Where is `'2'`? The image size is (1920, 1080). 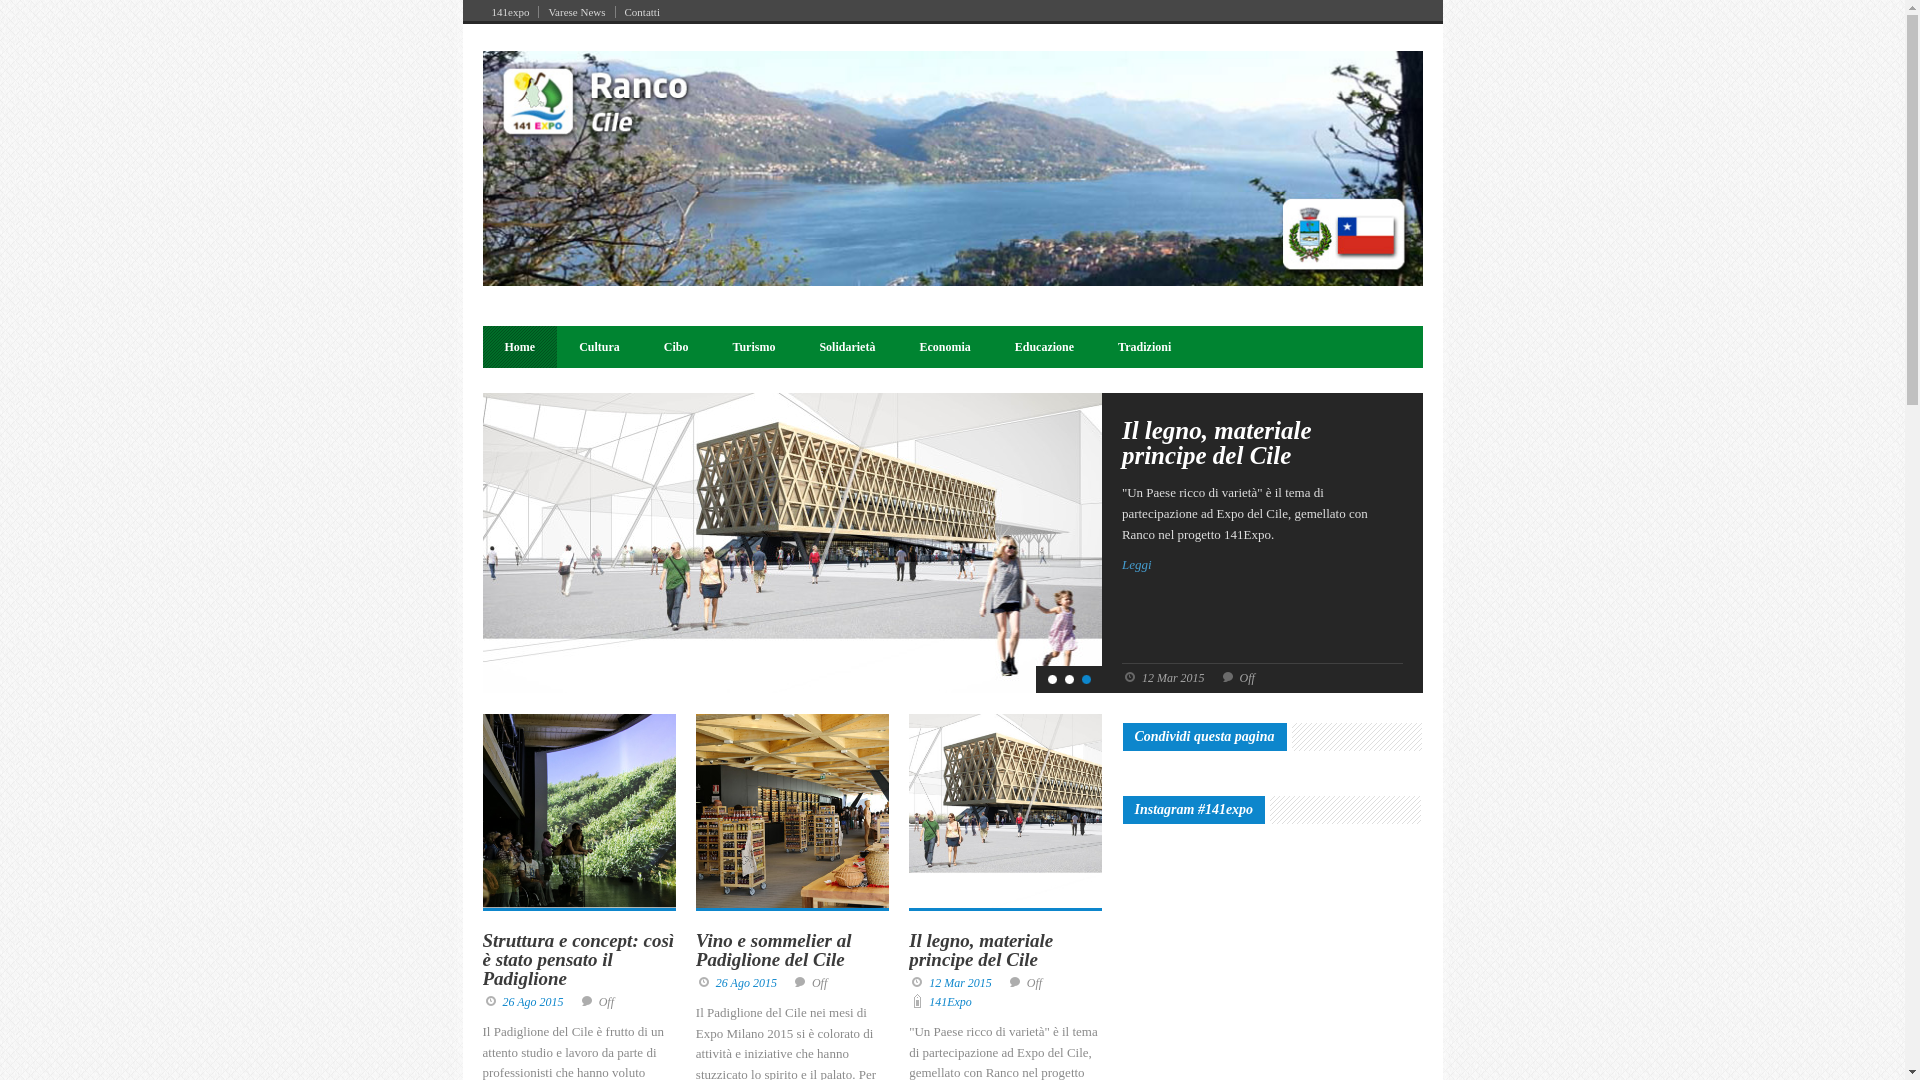 '2' is located at coordinates (1068, 678).